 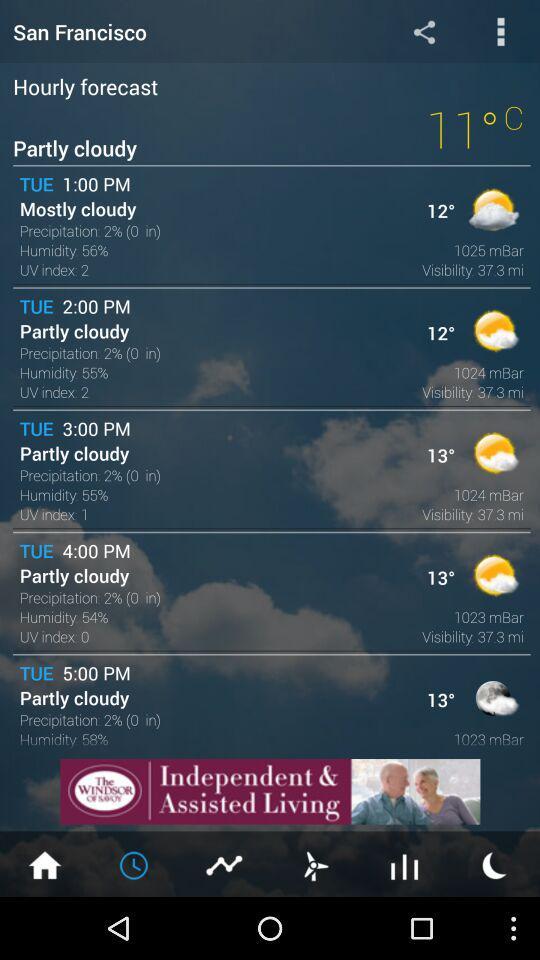 What do you see at coordinates (423, 33) in the screenshot?
I see `the share icon` at bounding box center [423, 33].